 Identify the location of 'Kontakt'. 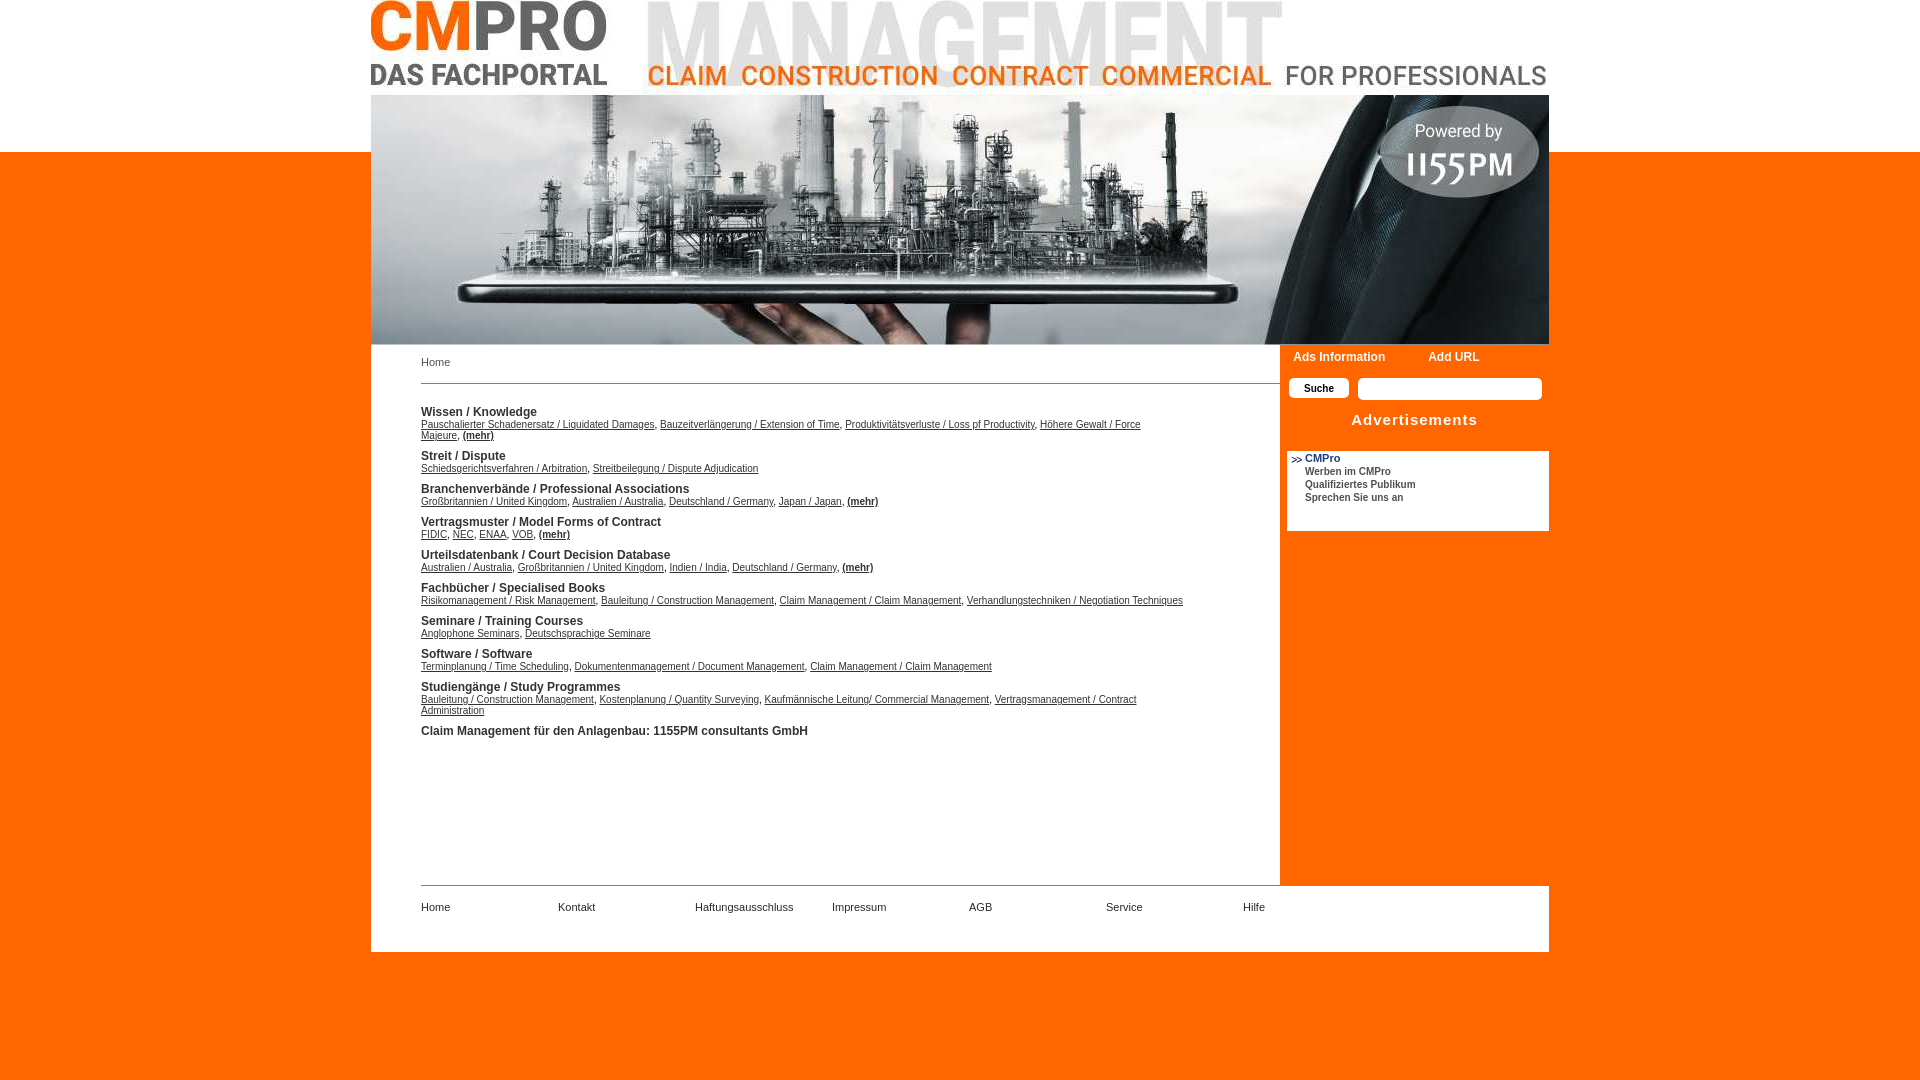
(557, 906).